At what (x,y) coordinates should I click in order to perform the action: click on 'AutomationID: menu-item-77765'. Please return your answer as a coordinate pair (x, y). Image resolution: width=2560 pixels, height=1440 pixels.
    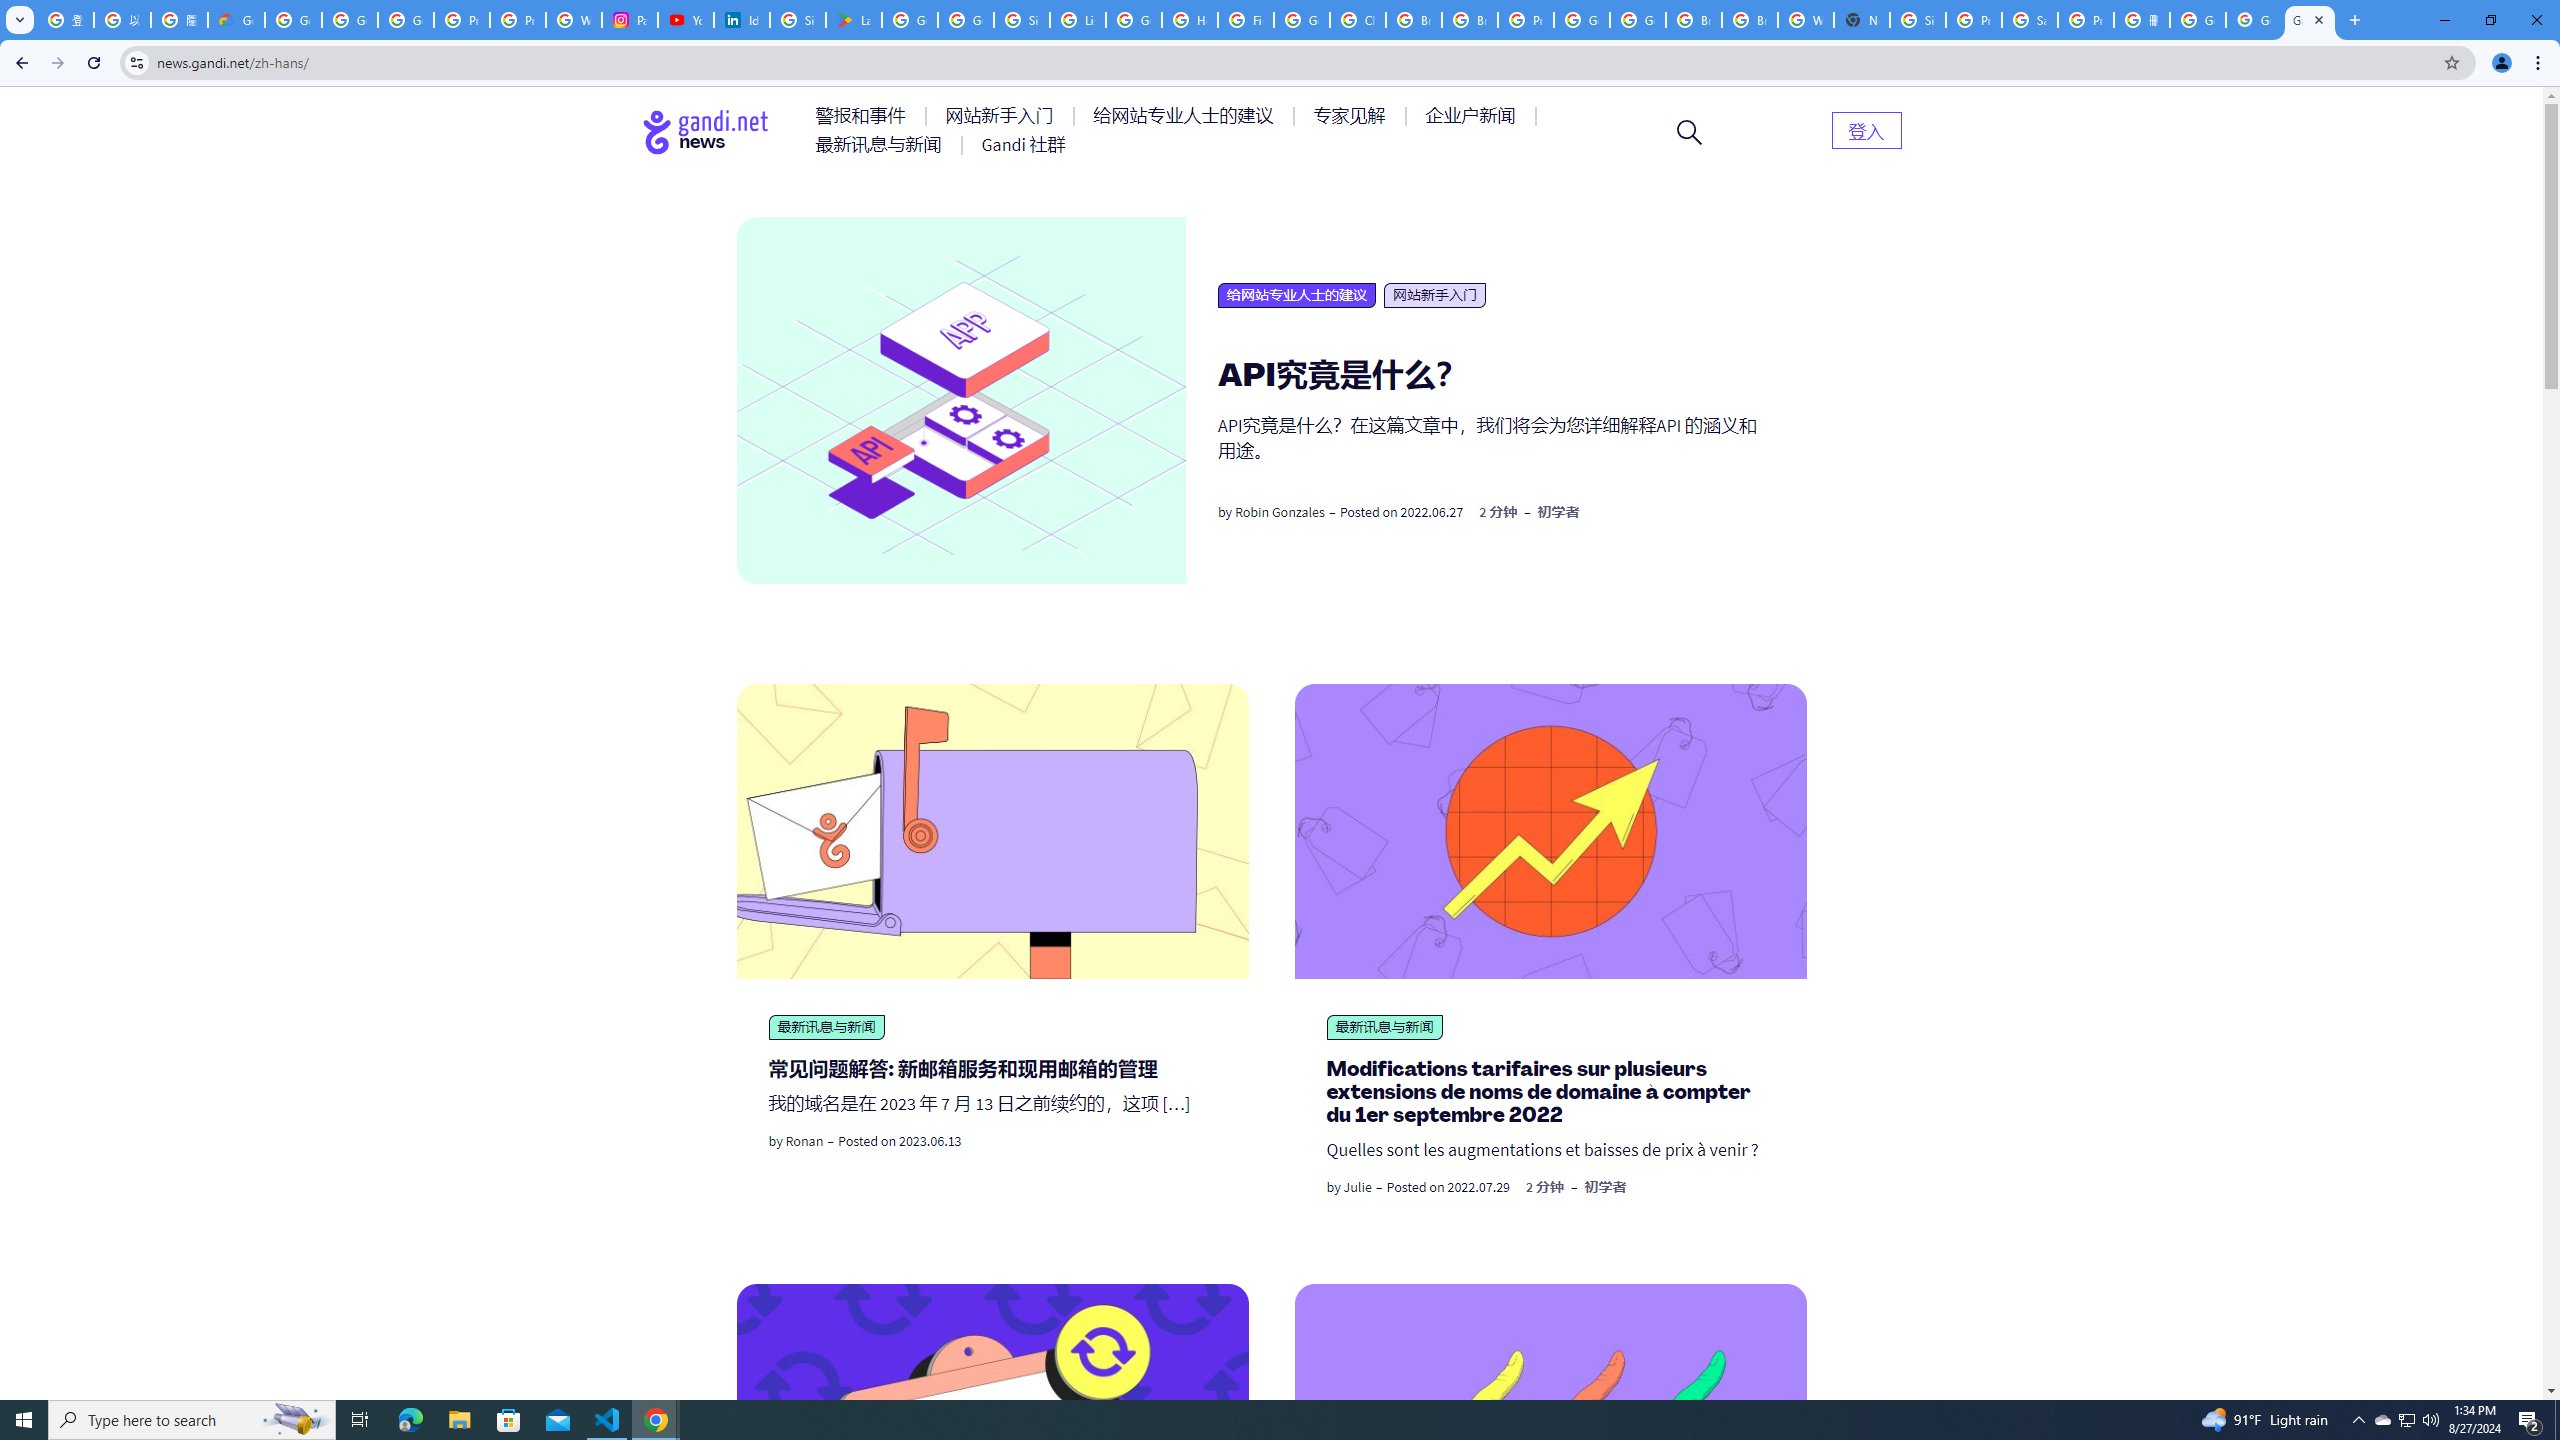
    Looking at the image, I should click on (1473, 114).